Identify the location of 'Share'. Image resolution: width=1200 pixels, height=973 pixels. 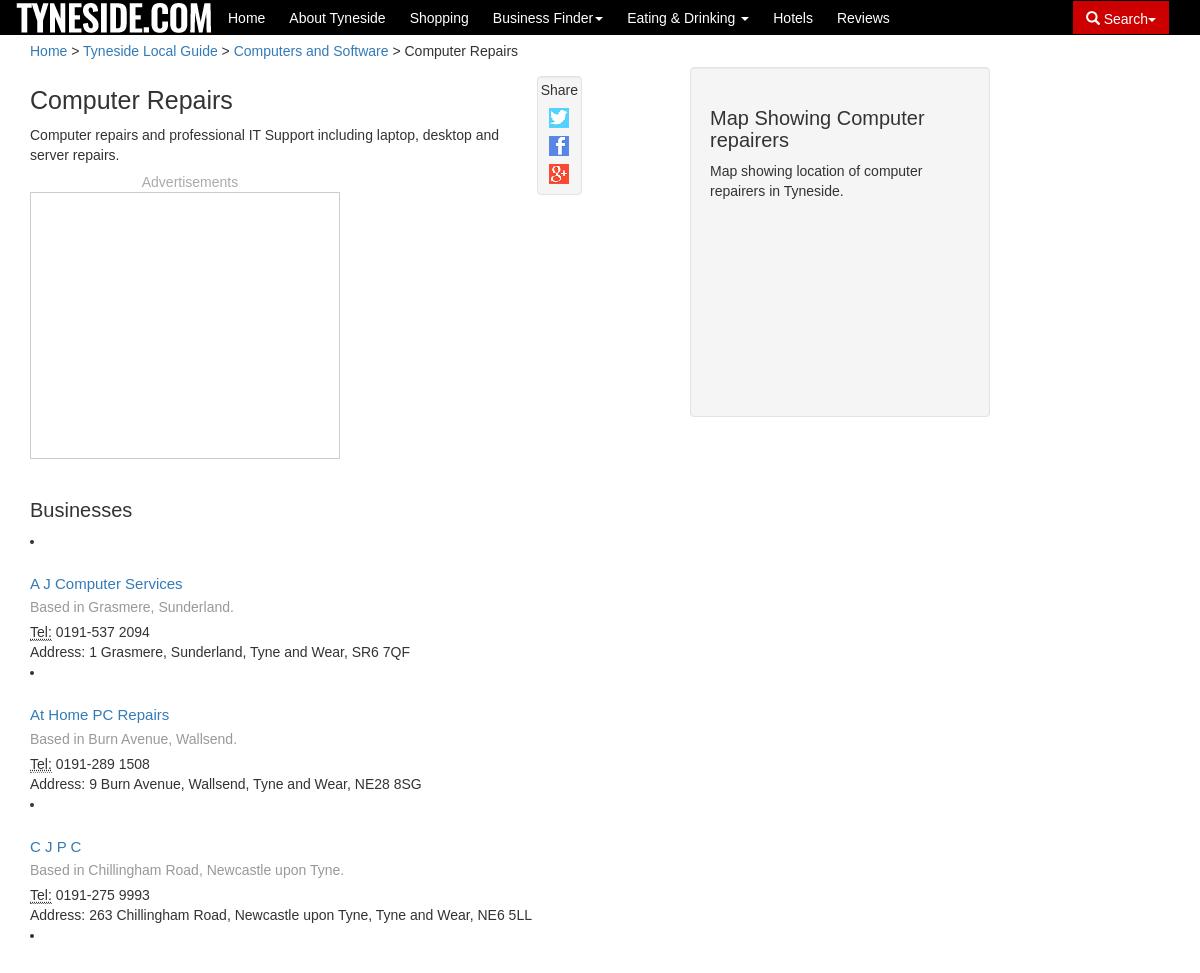
(557, 88).